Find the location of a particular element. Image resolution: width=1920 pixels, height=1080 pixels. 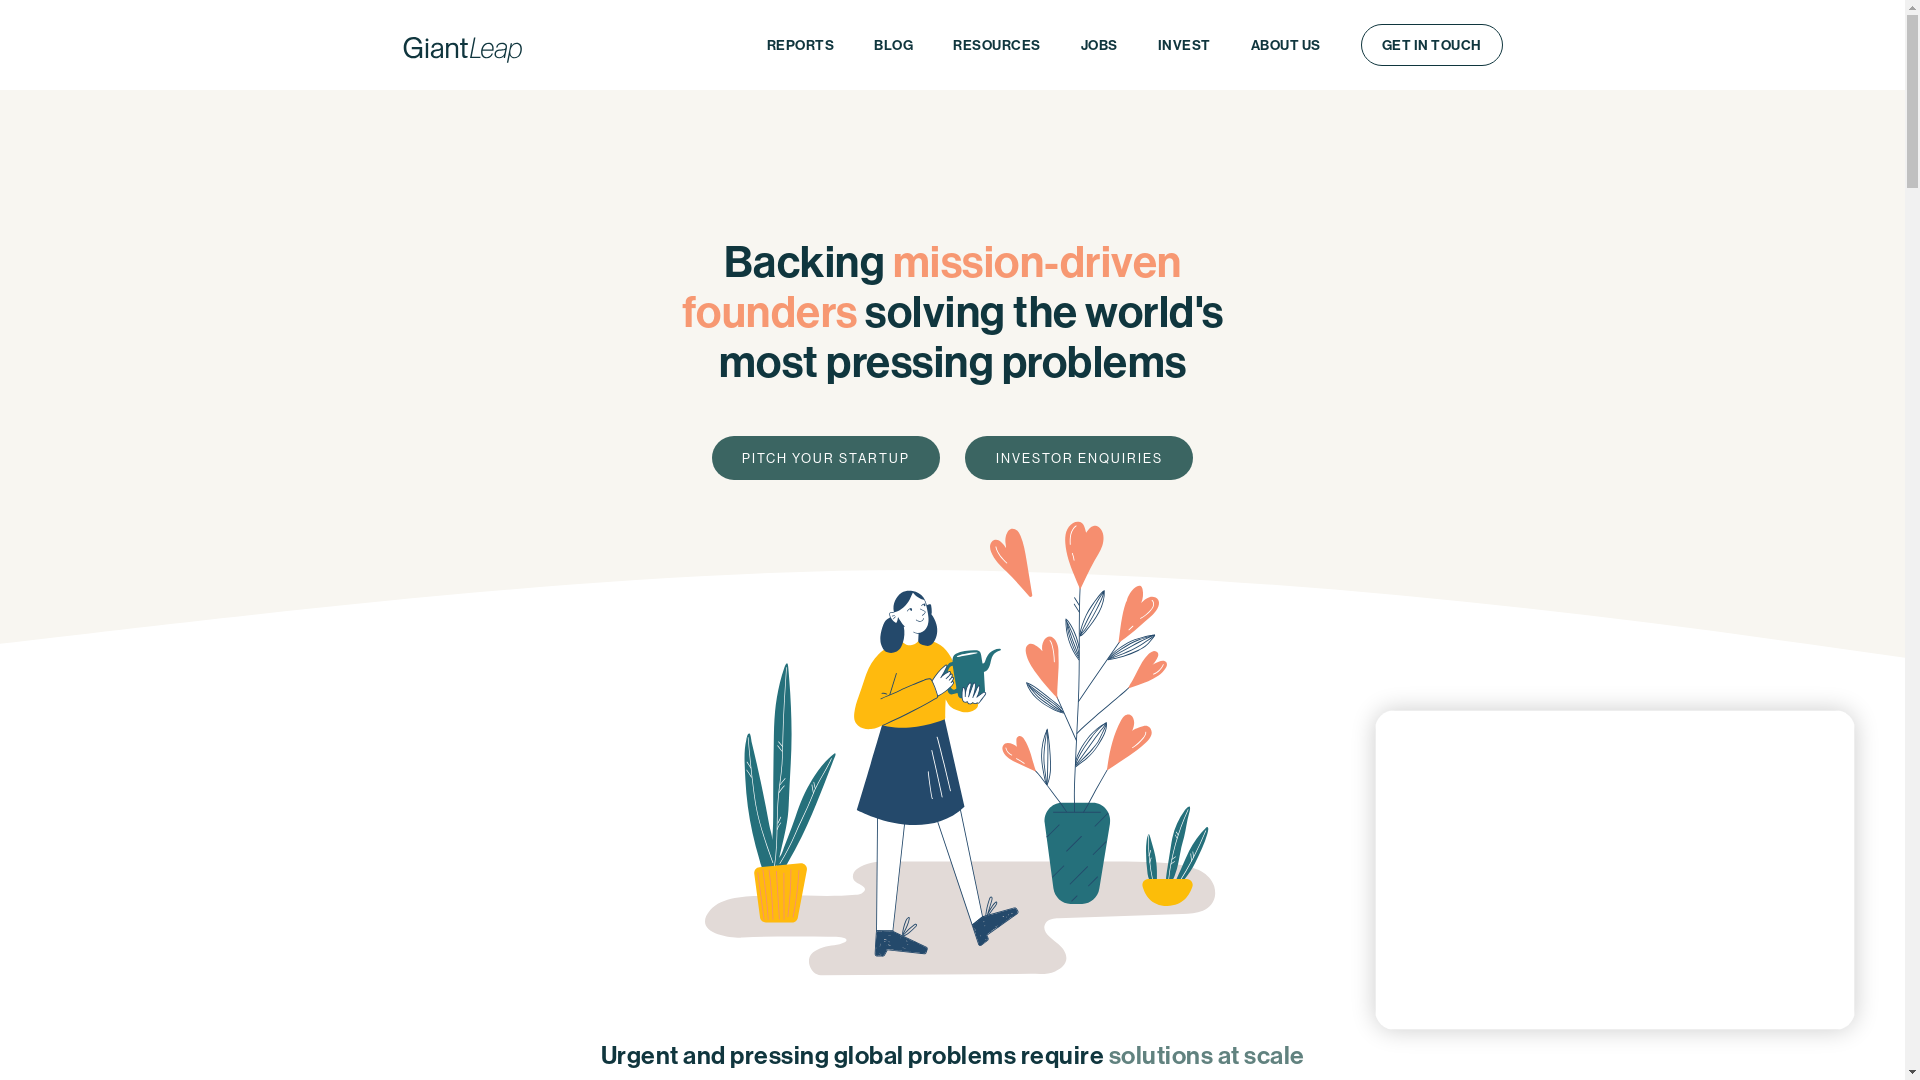

'REPORTS' is located at coordinates (800, 45).